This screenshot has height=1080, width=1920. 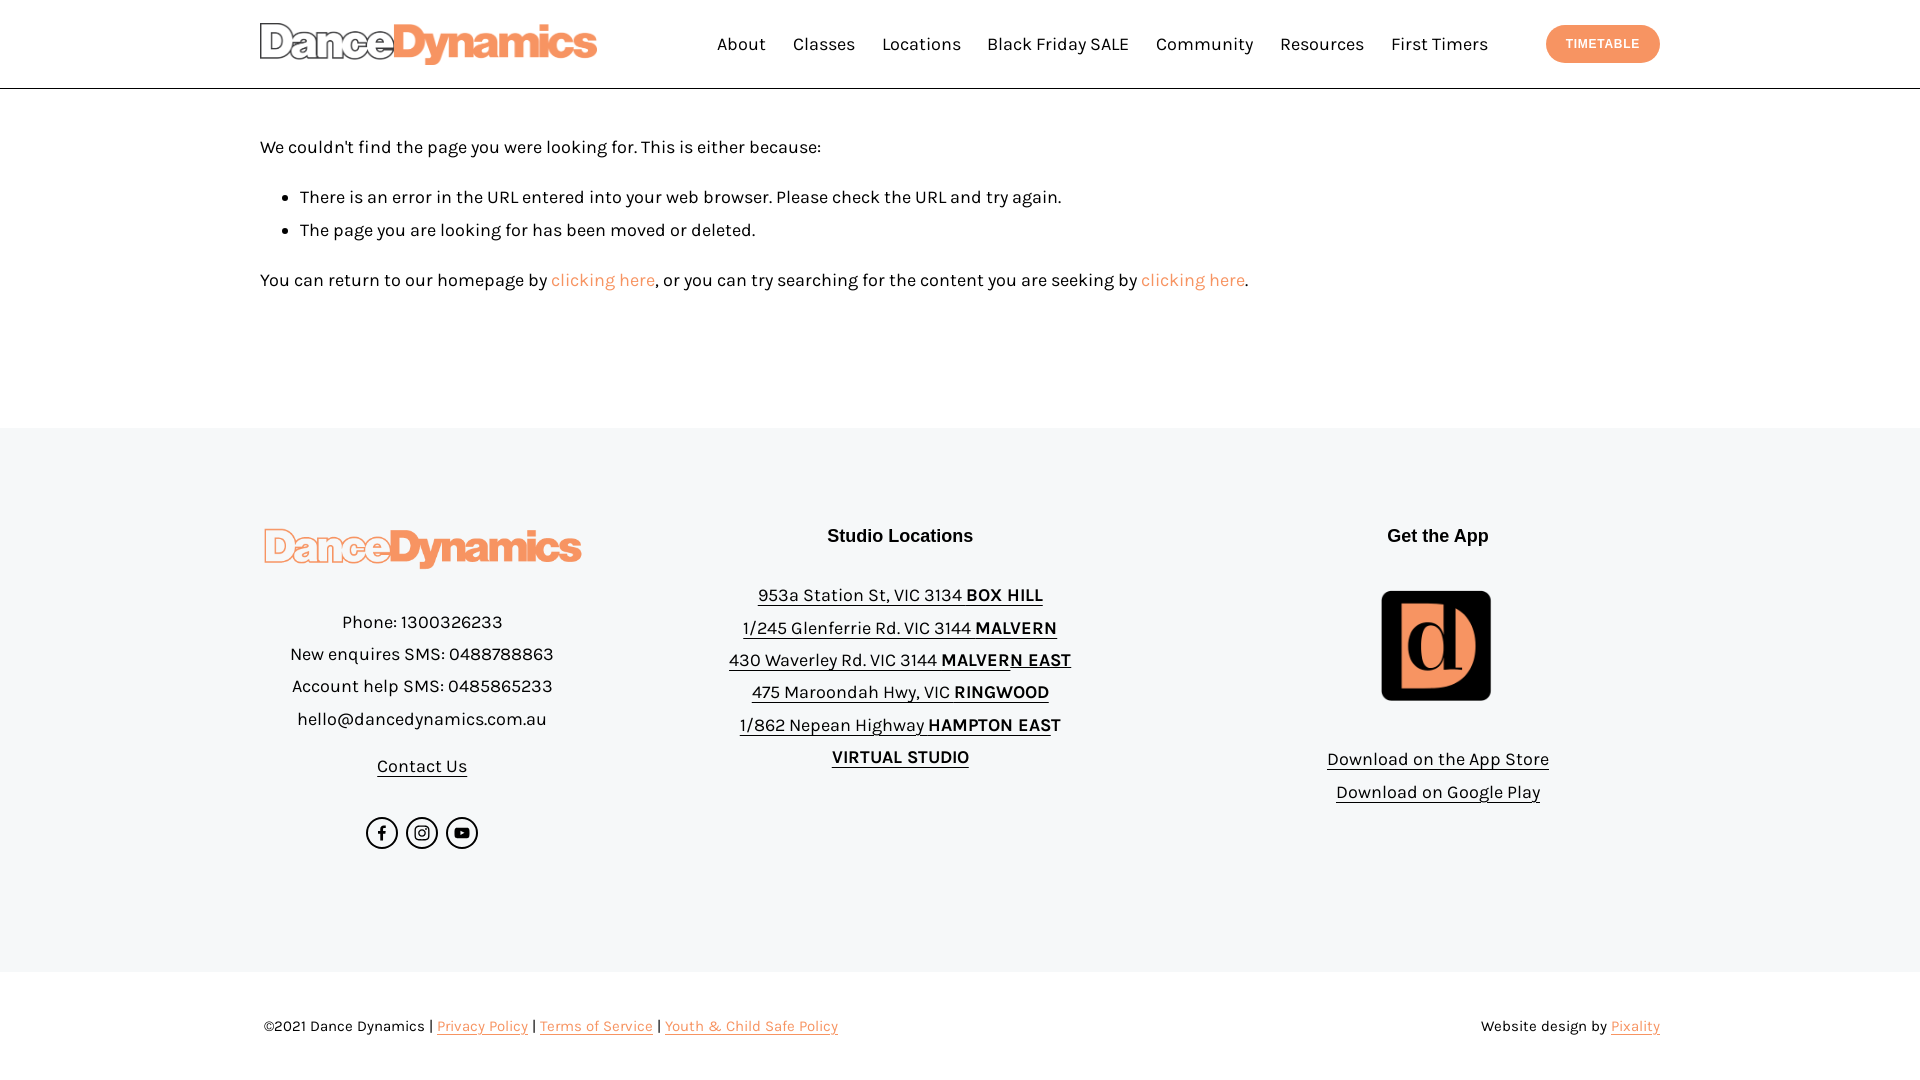 I want to click on 'Black Friday SALE', so click(x=1056, y=43).